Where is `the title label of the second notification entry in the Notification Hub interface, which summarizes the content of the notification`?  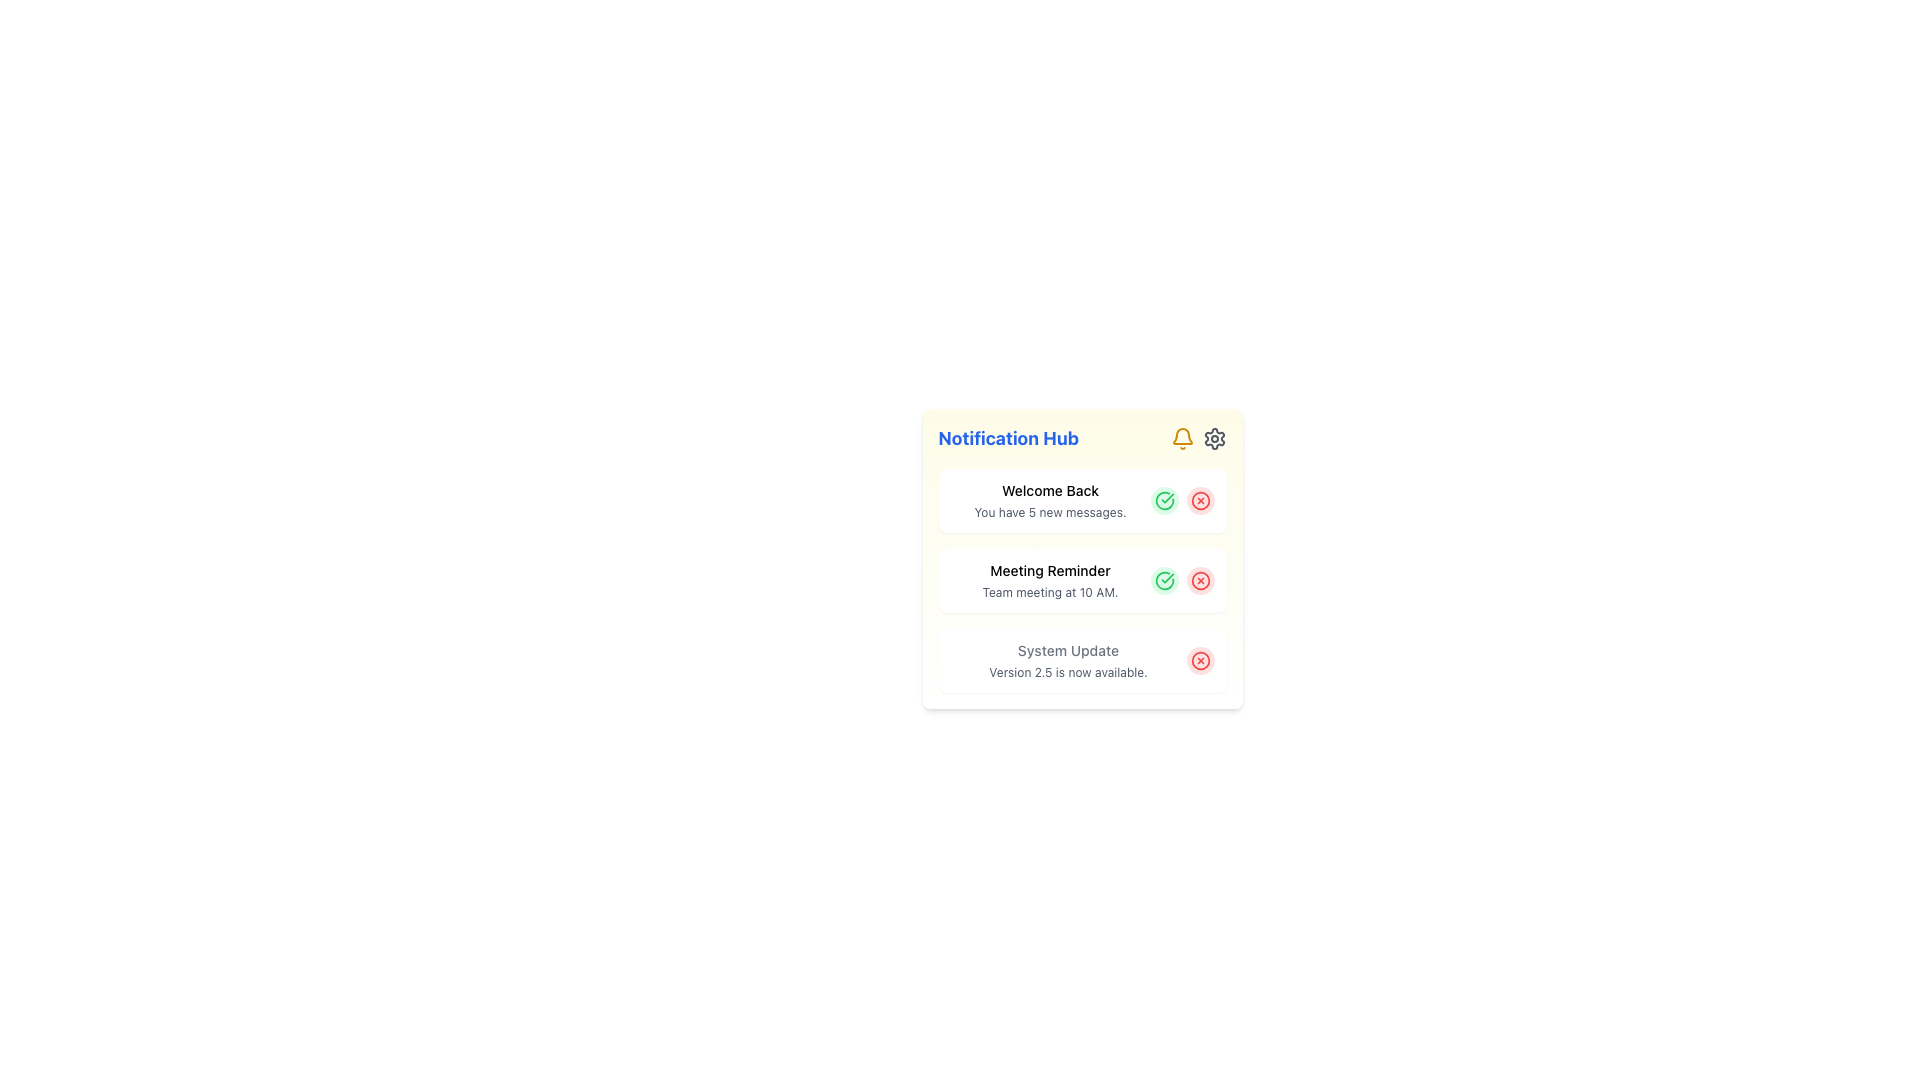 the title label of the second notification entry in the Notification Hub interface, which summarizes the content of the notification is located at coordinates (1049, 570).